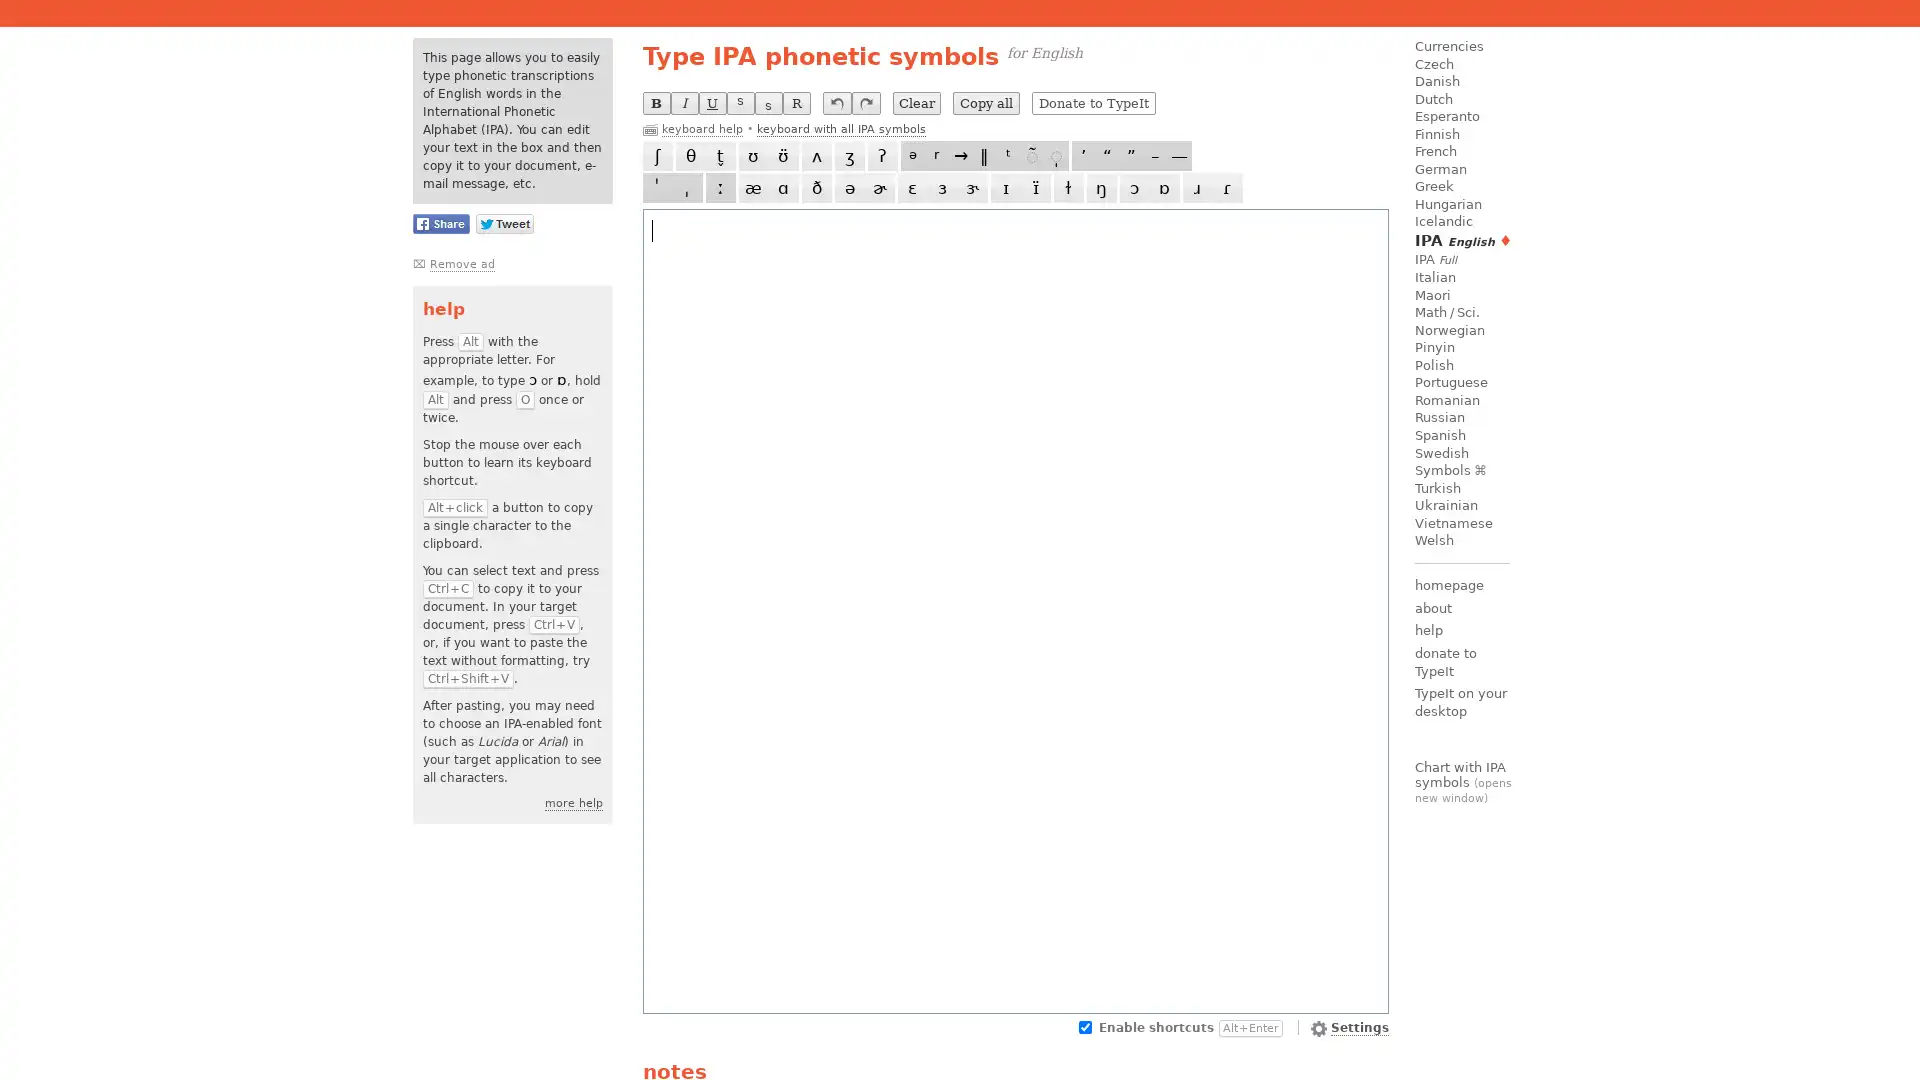 The height and width of the screenshot is (1080, 1920). I want to click on Share this page on Twitter, so click(504, 223).